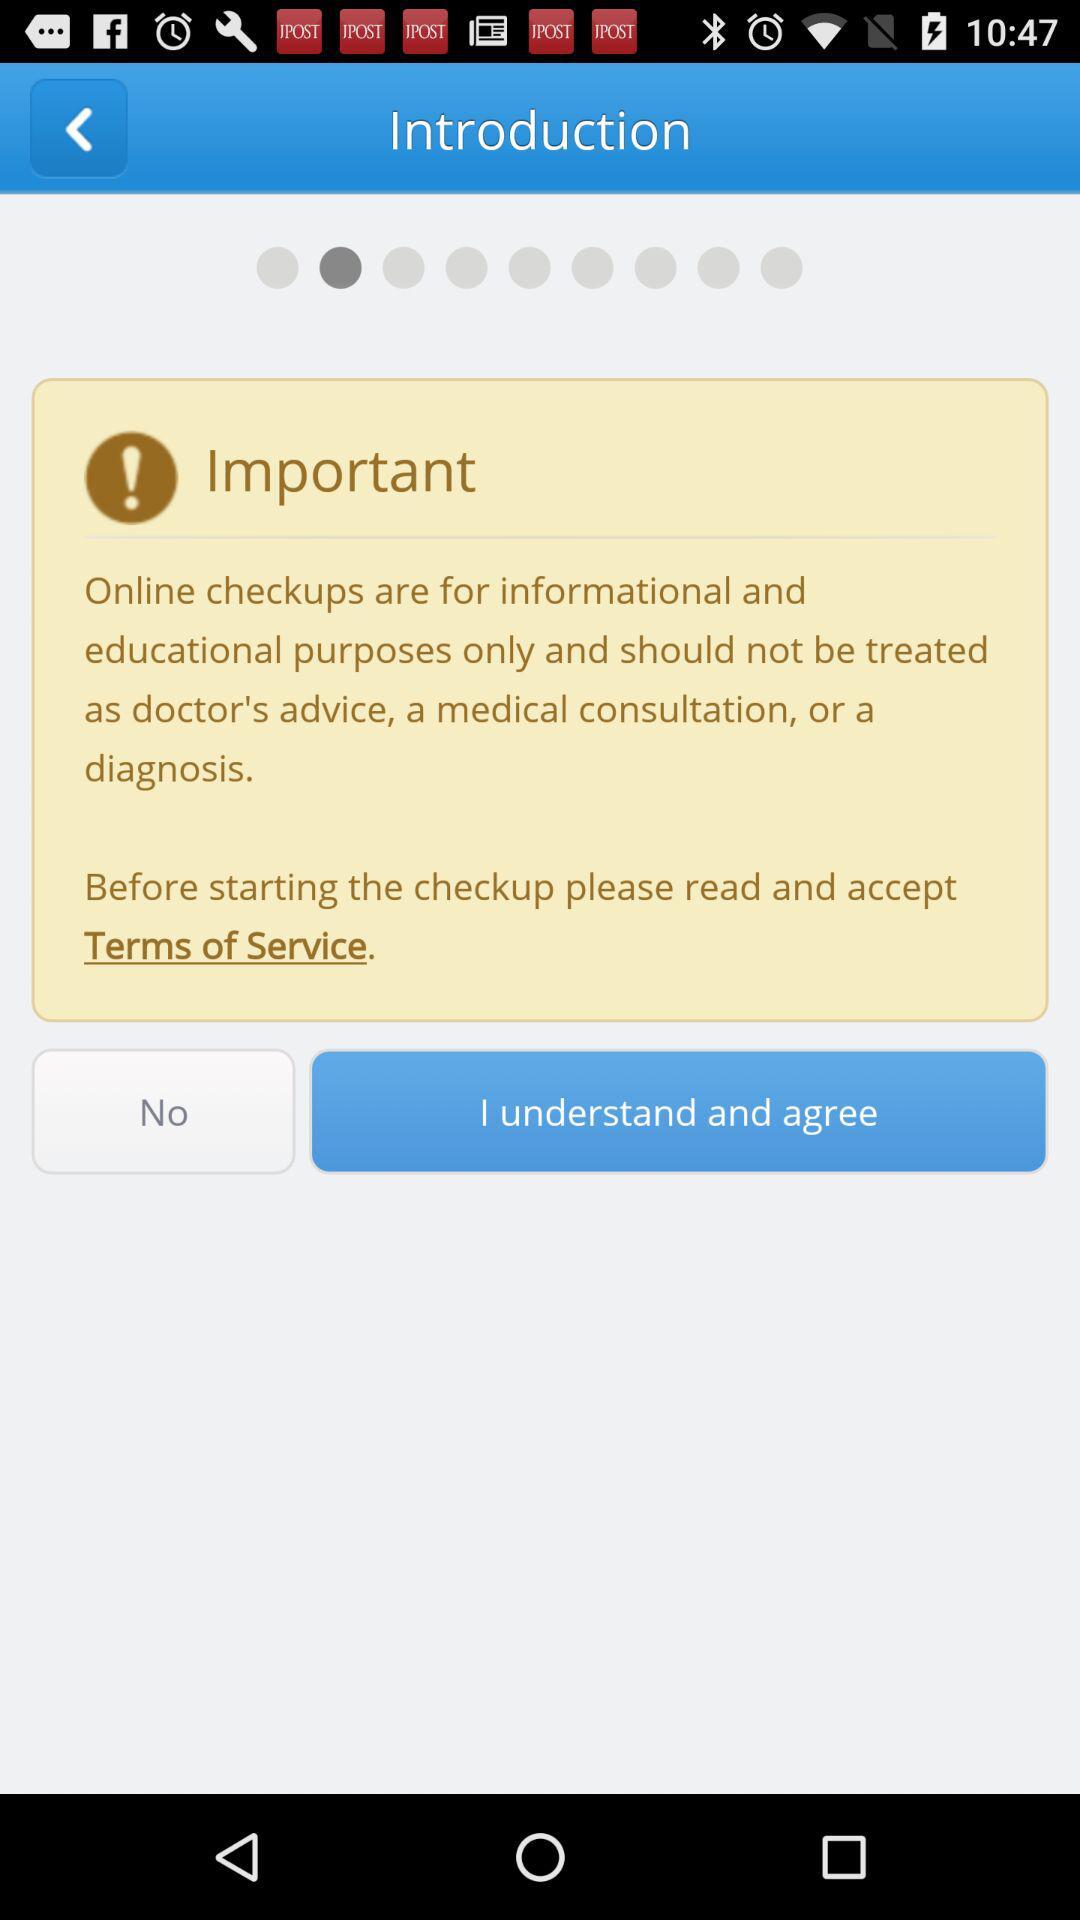  Describe the element at coordinates (77, 127) in the screenshot. I see `app to the left of the introduction` at that location.